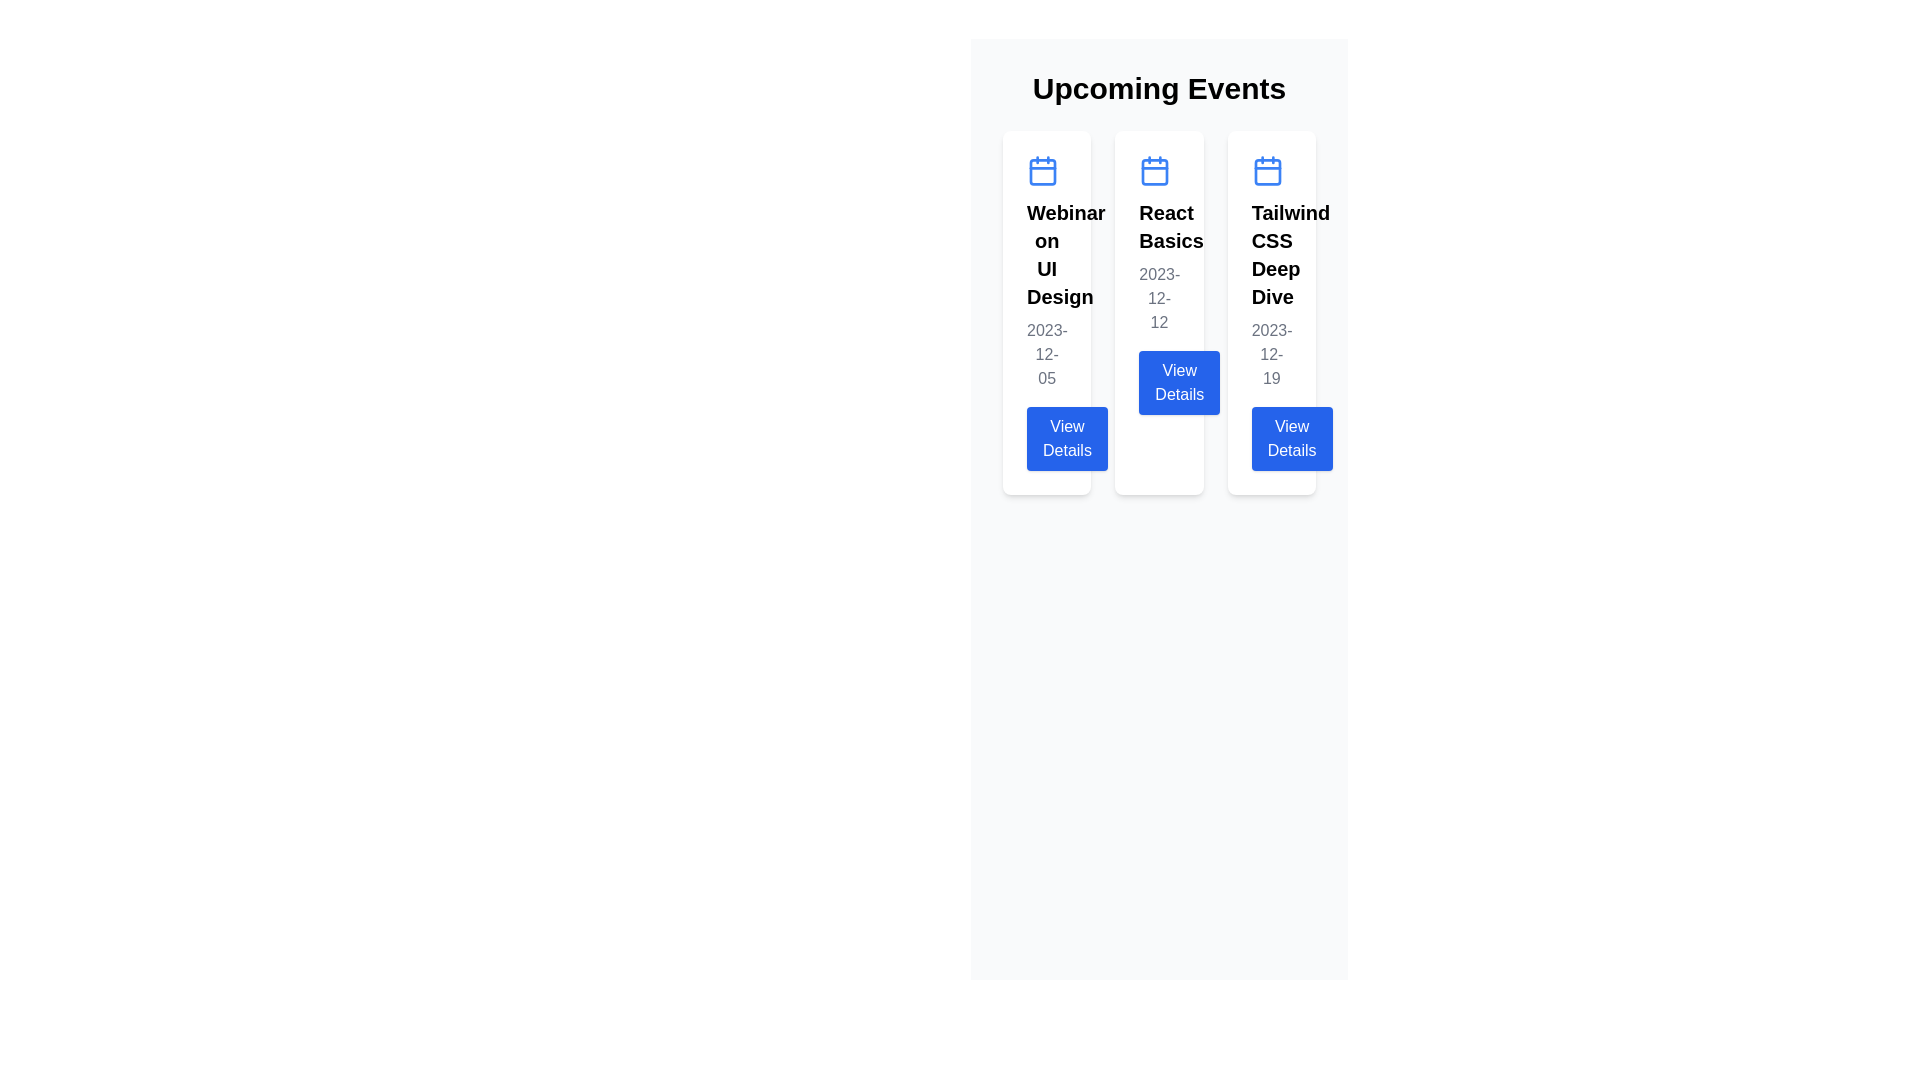 This screenshot has height=1080, width=1920. I want to click on the static text label displaying the date of the event, which is located below the title 'Webinar on UI Design' and above the 'View Details' button in the leftmost event card, so click(1046, 353).